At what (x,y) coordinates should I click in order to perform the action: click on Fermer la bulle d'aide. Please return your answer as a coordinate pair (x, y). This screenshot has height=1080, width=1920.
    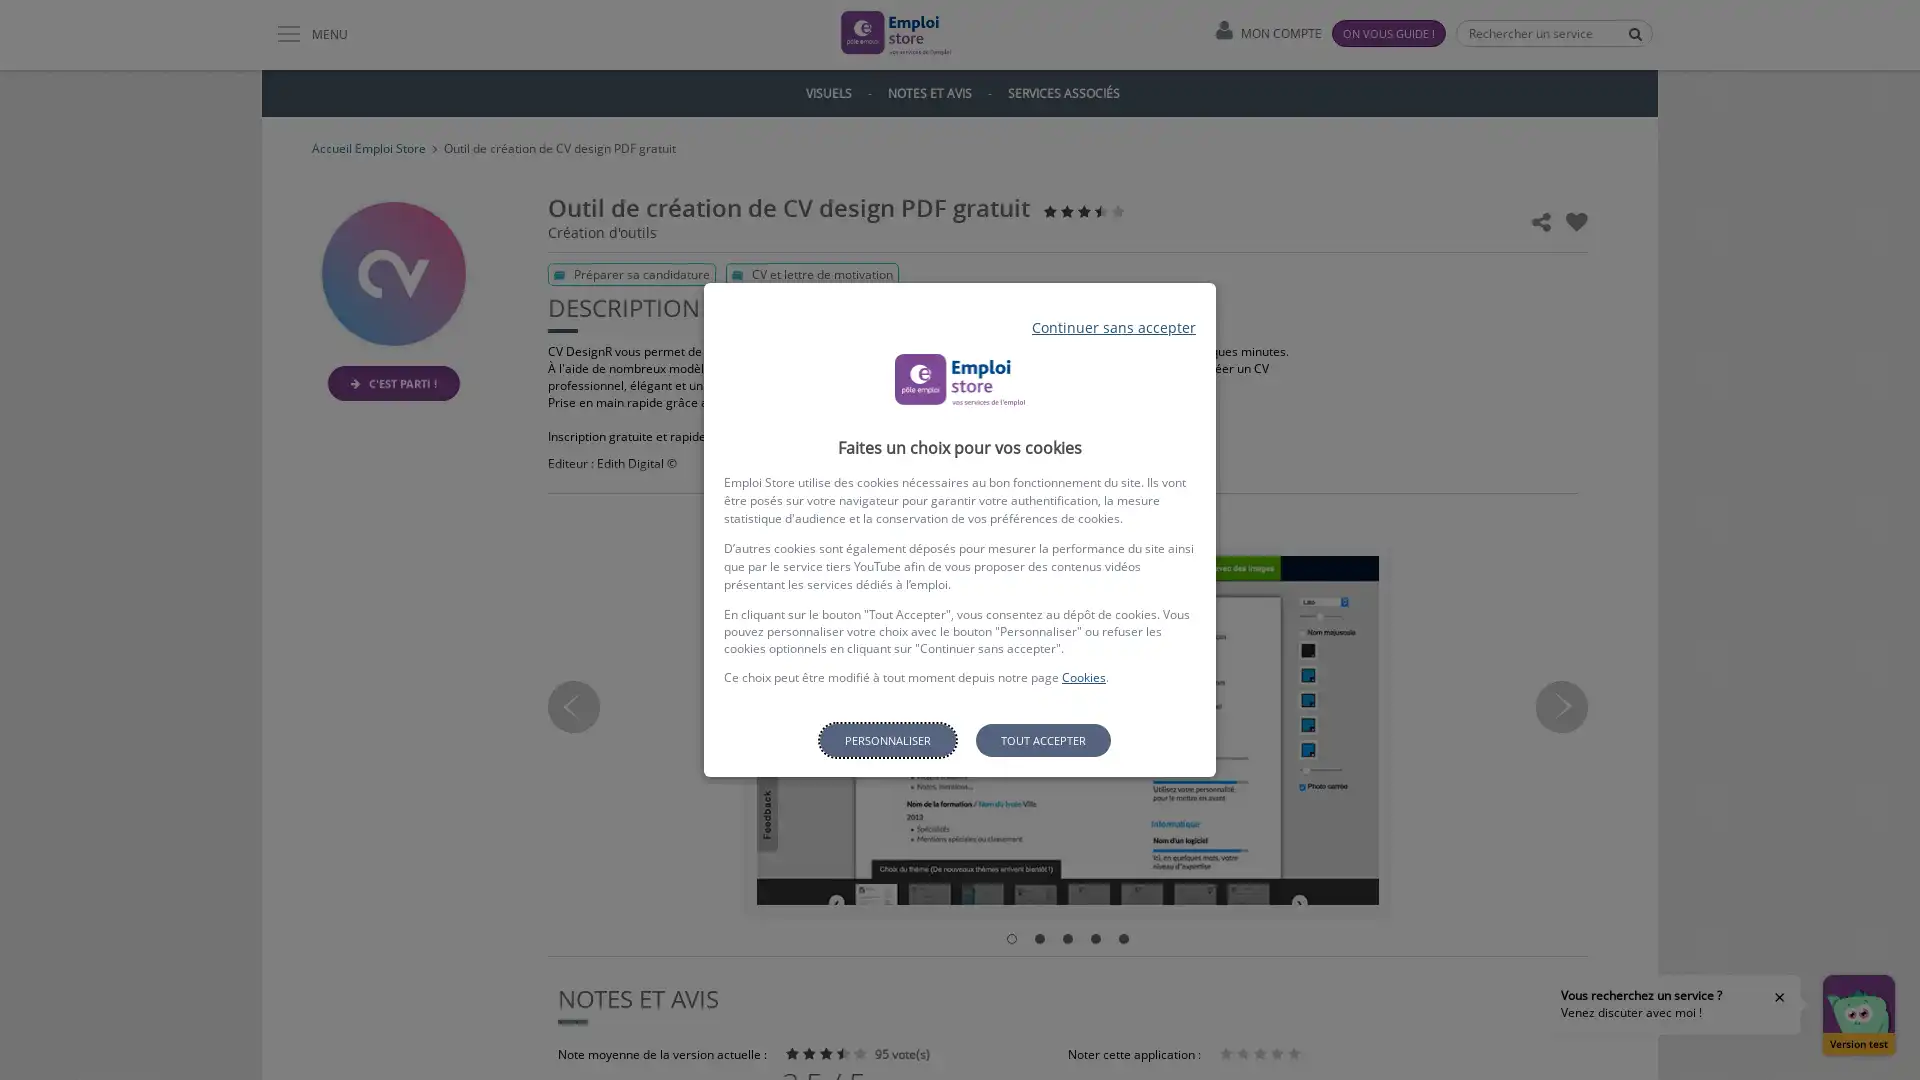
    Looking at the image, I should click on (1779, 996).